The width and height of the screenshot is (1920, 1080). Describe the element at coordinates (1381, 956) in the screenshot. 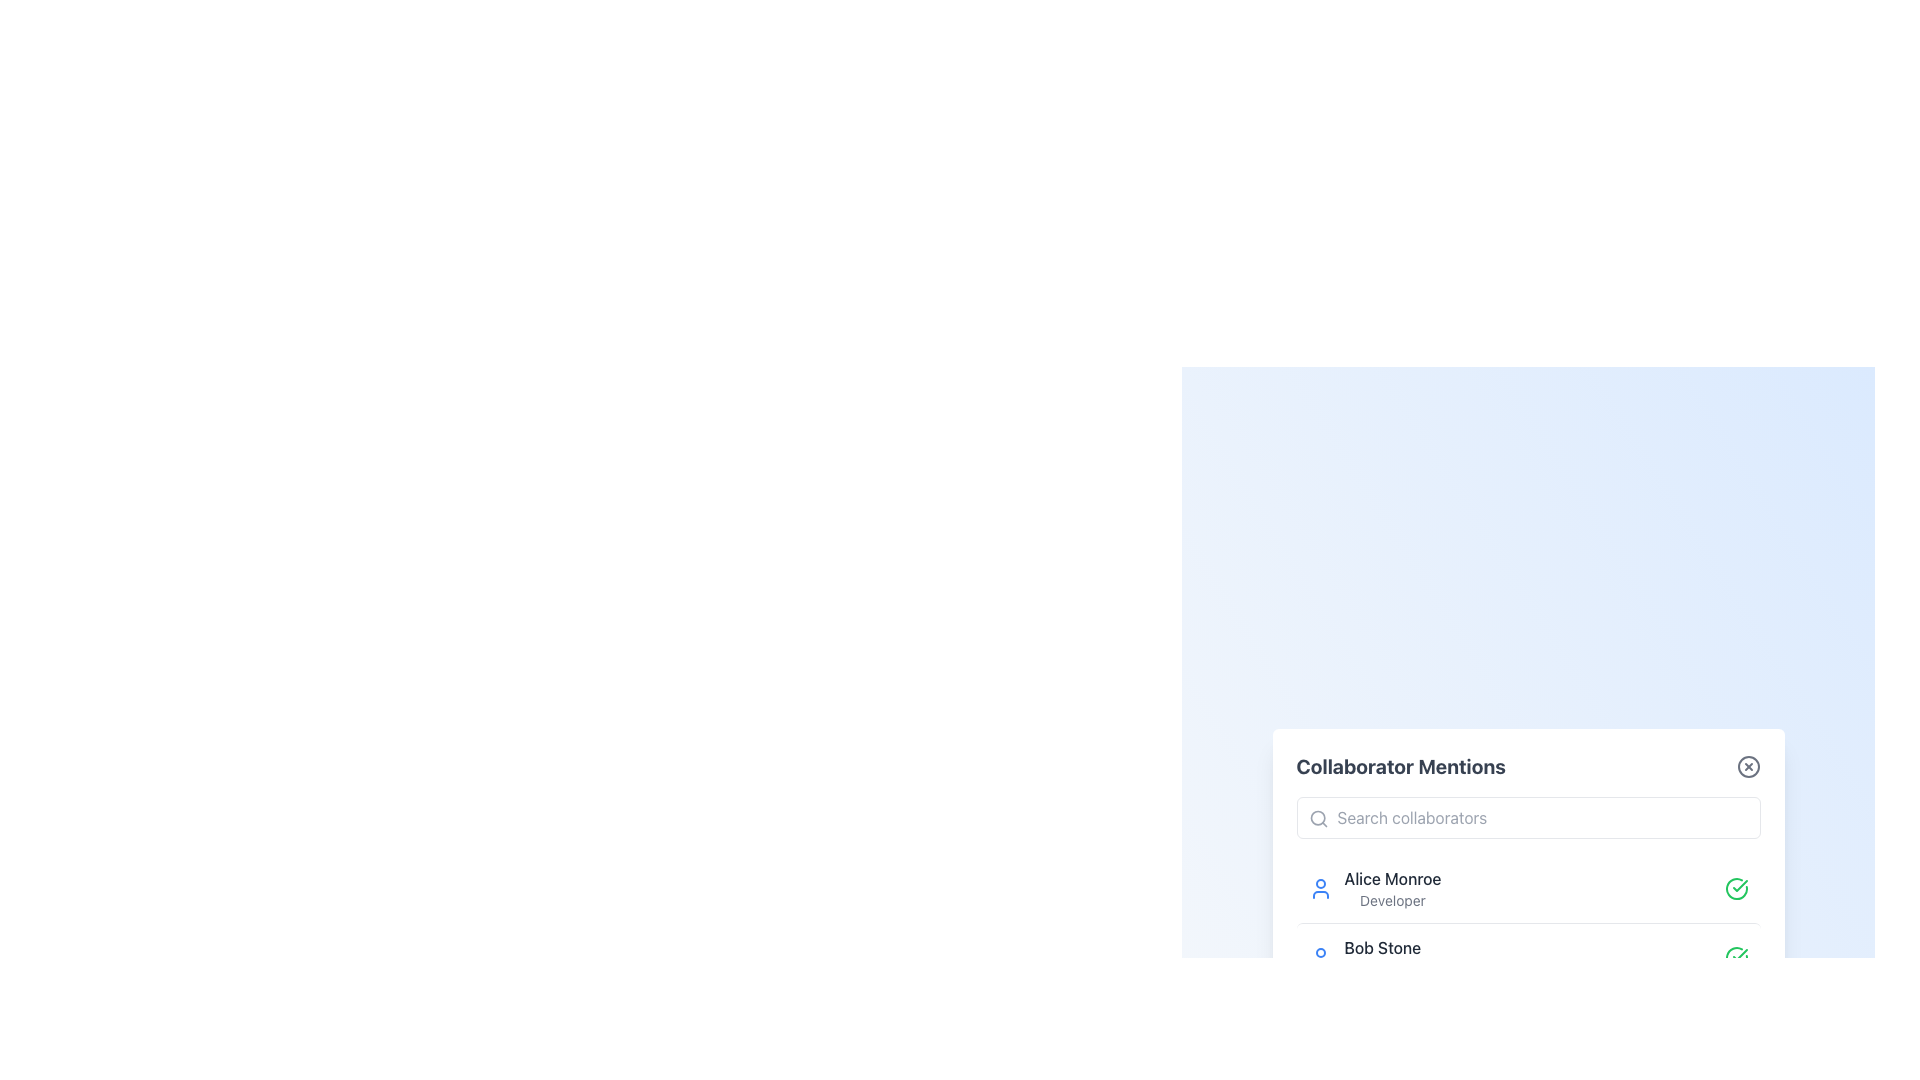

I see `the user profile entry labeled with the user's name and role, which is the second entry in the 'Collaborator Mentions' list` at that location.